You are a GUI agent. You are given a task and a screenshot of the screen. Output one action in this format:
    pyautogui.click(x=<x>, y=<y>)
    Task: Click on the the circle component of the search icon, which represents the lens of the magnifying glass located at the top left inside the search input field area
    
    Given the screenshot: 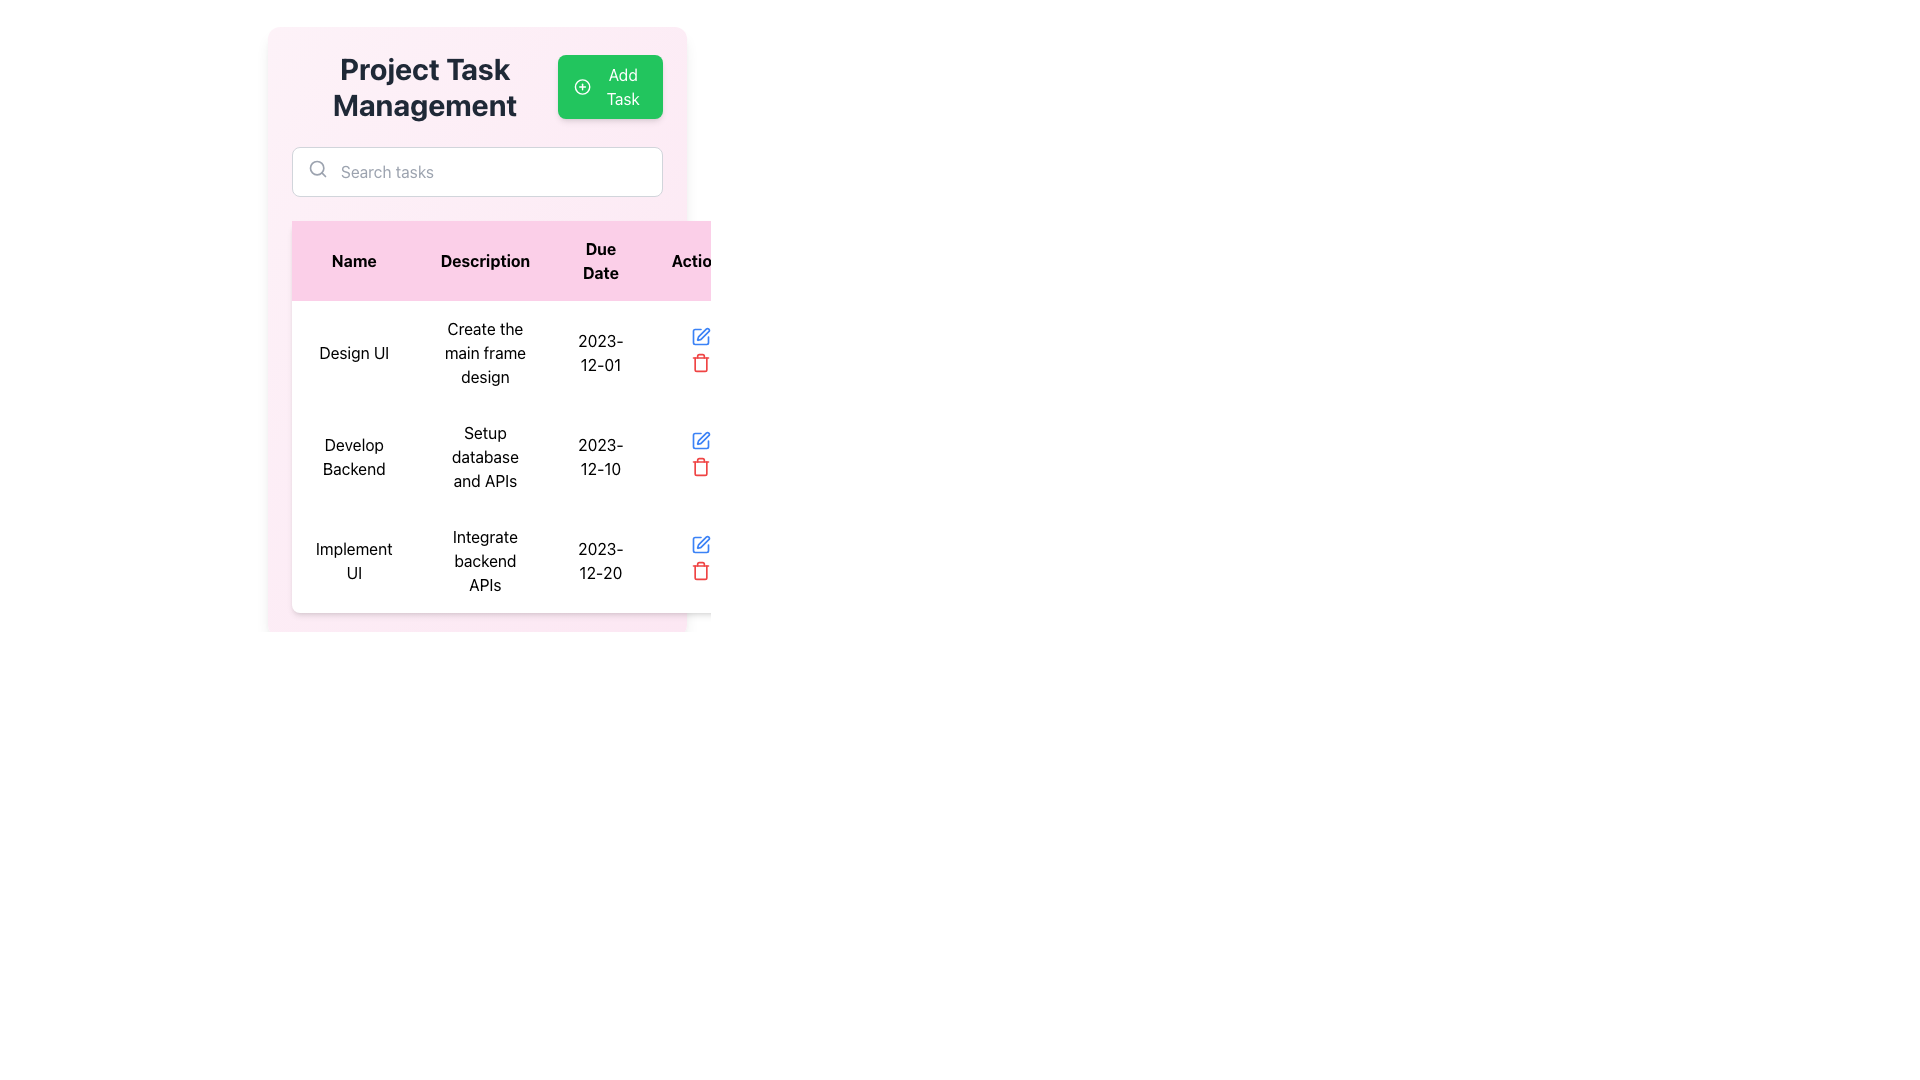 What is the action you would take?
    pyautogui.click(x=316, y=167)
    